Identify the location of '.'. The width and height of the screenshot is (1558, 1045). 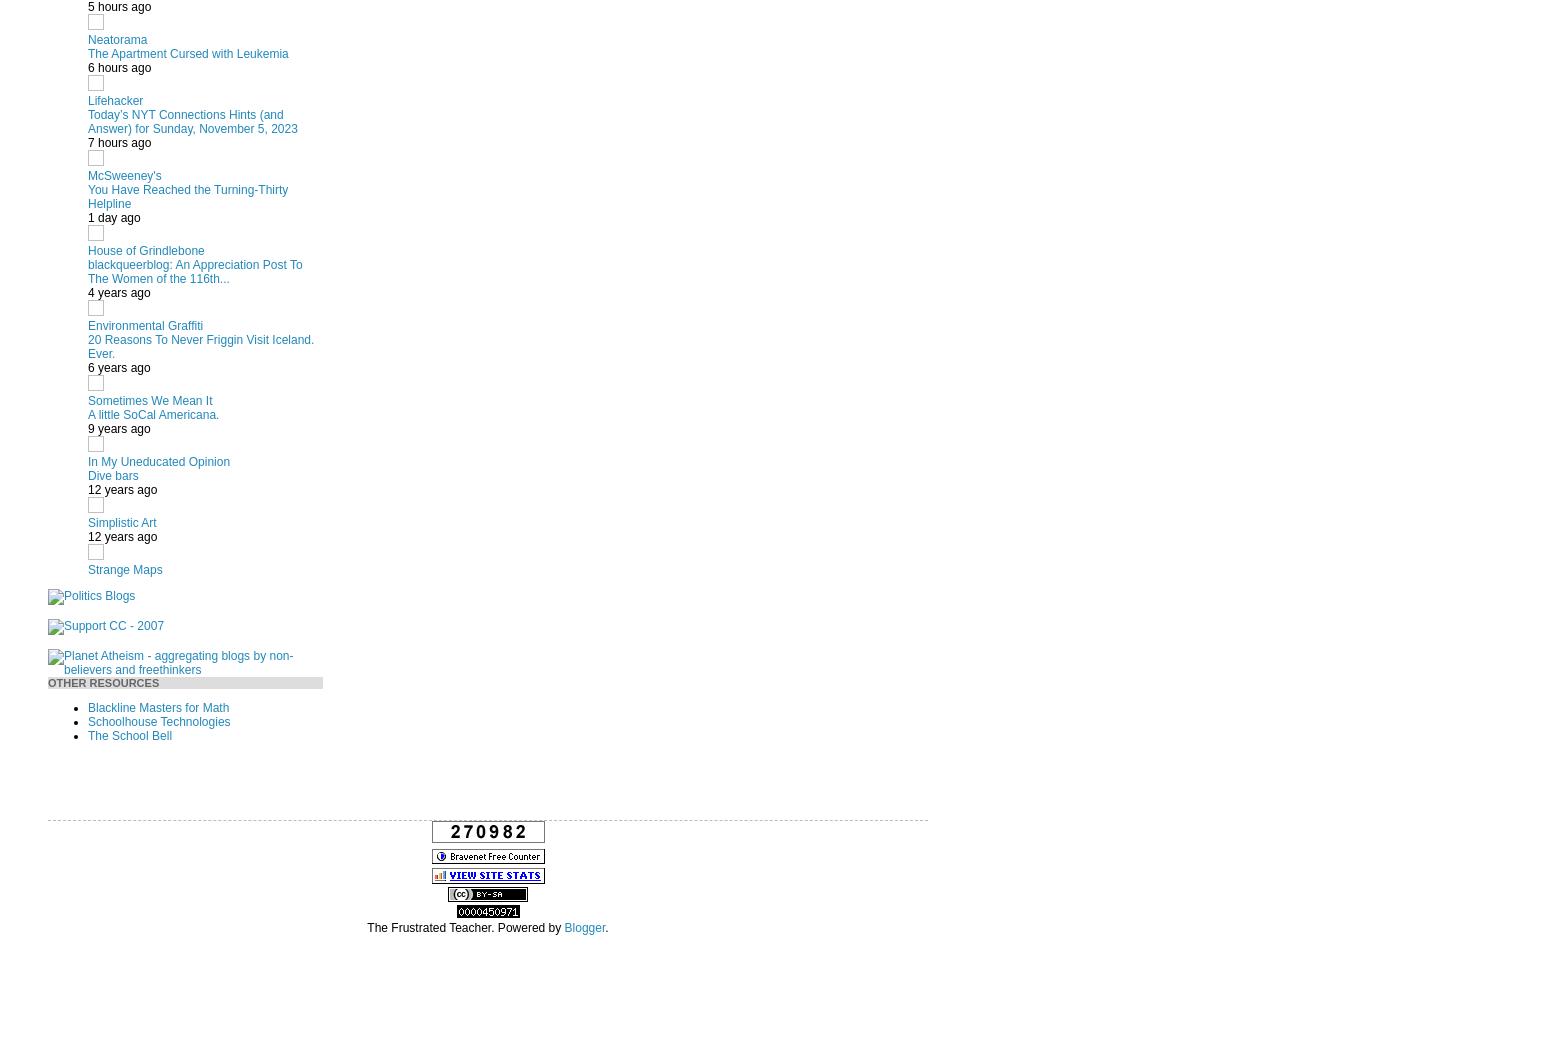
(605, 927).